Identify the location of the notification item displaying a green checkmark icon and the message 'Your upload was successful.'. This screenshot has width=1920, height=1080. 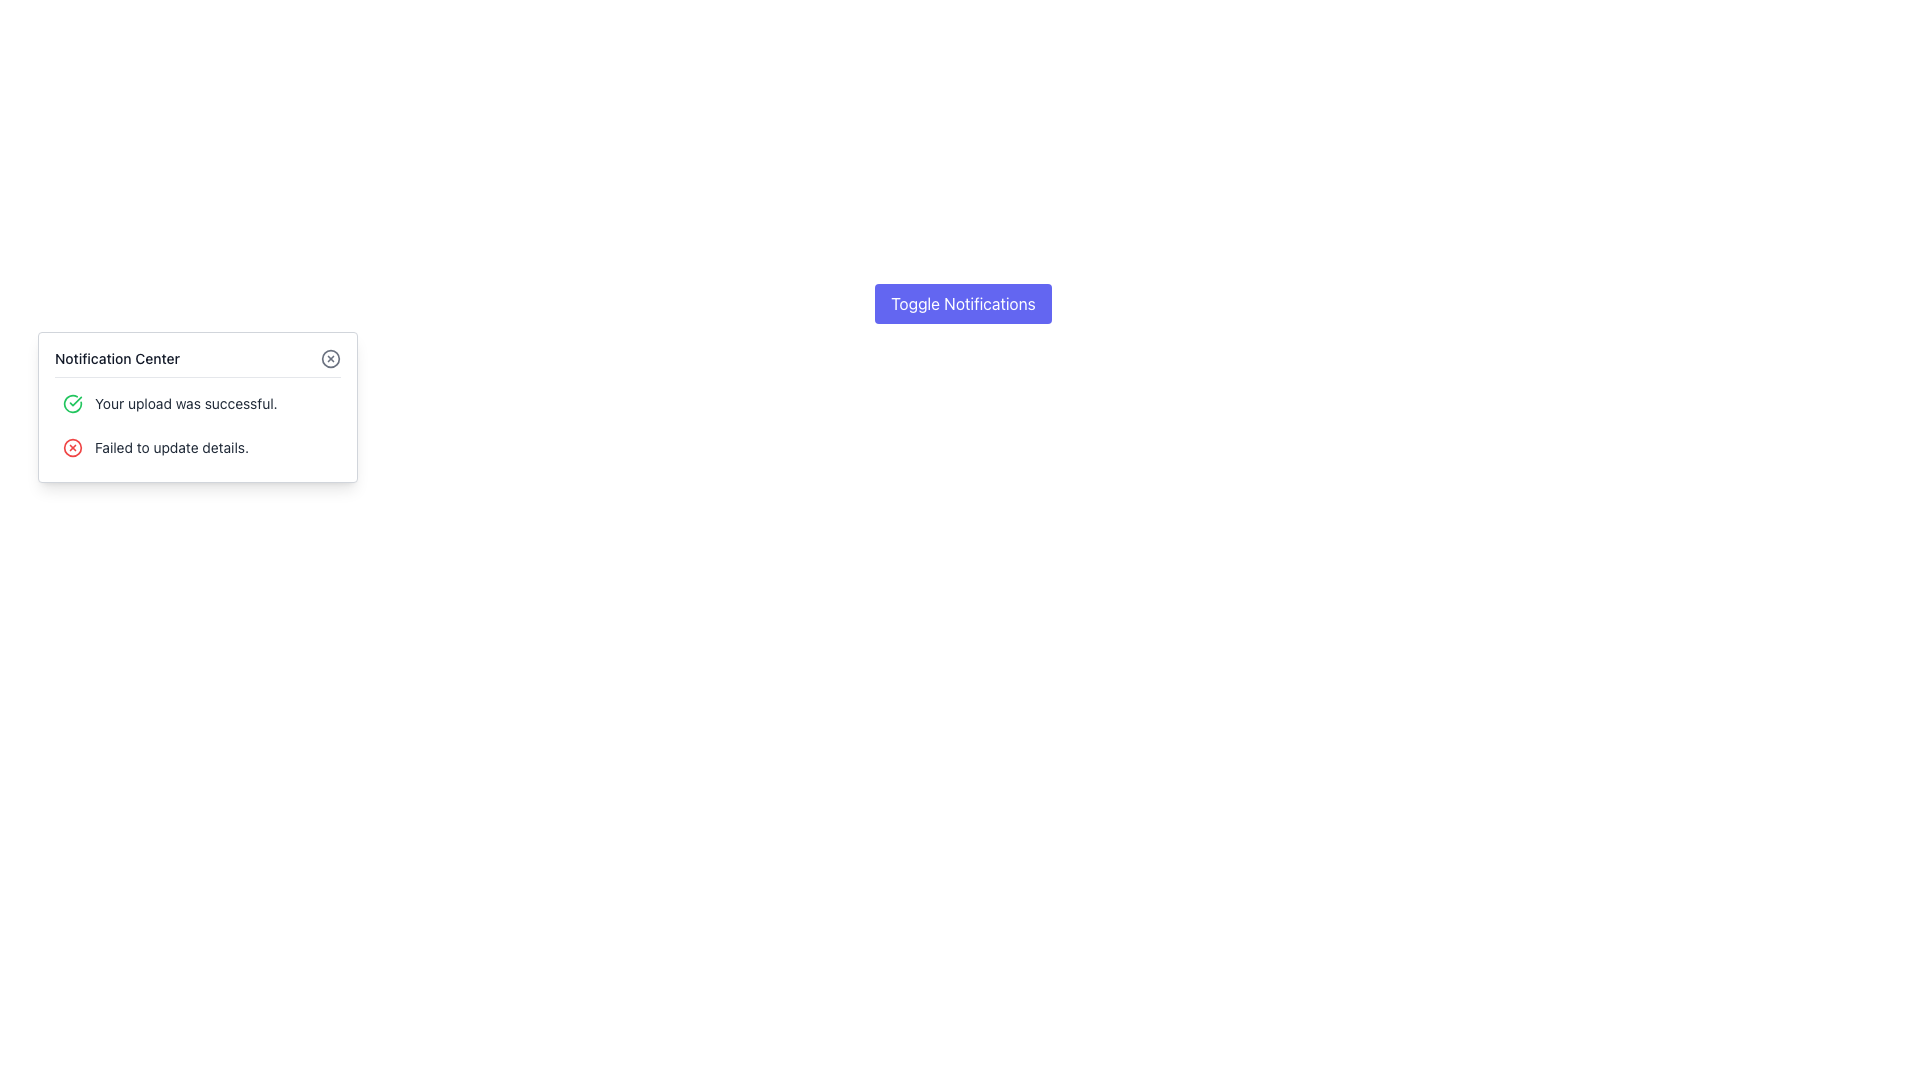
(197, 404).